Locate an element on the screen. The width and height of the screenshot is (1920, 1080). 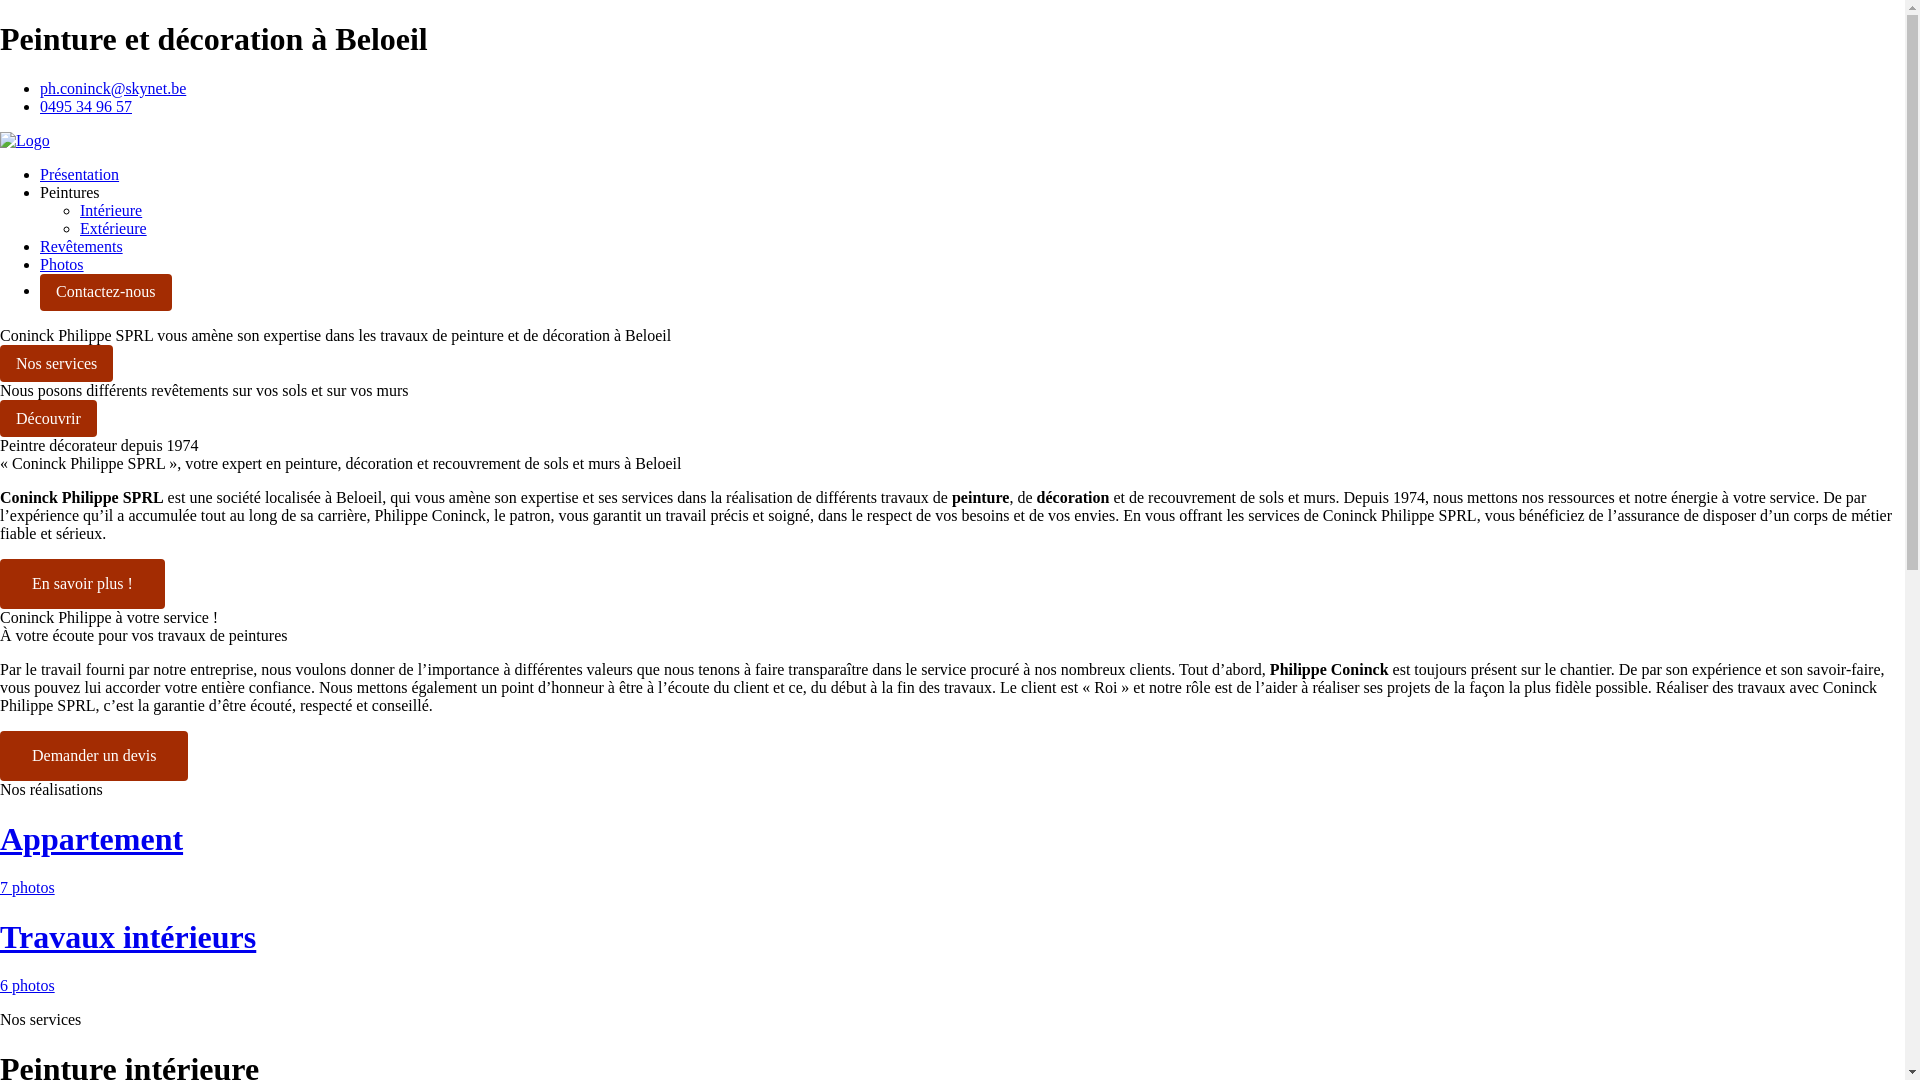
'Demander un devis' is located at coordinates (0, 756).